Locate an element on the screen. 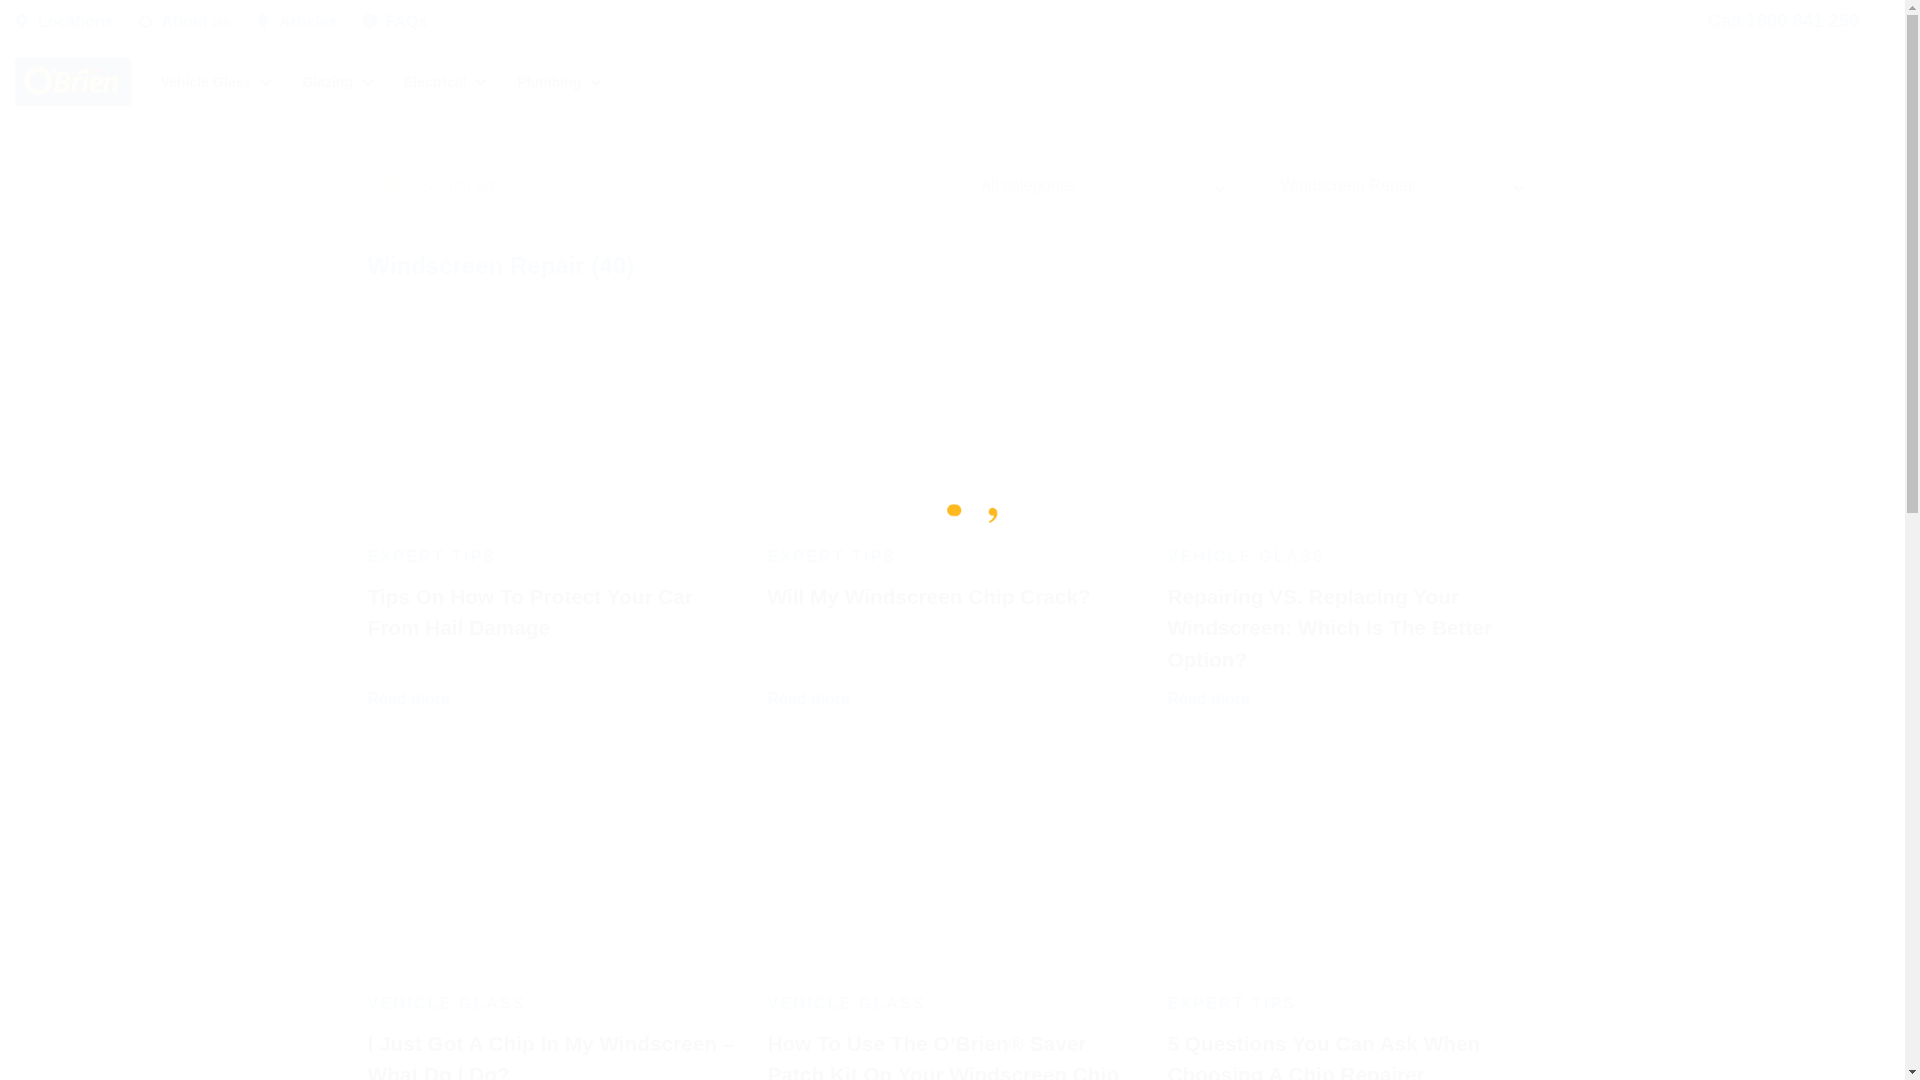  'Locations' is located at coordinates (76, 21).